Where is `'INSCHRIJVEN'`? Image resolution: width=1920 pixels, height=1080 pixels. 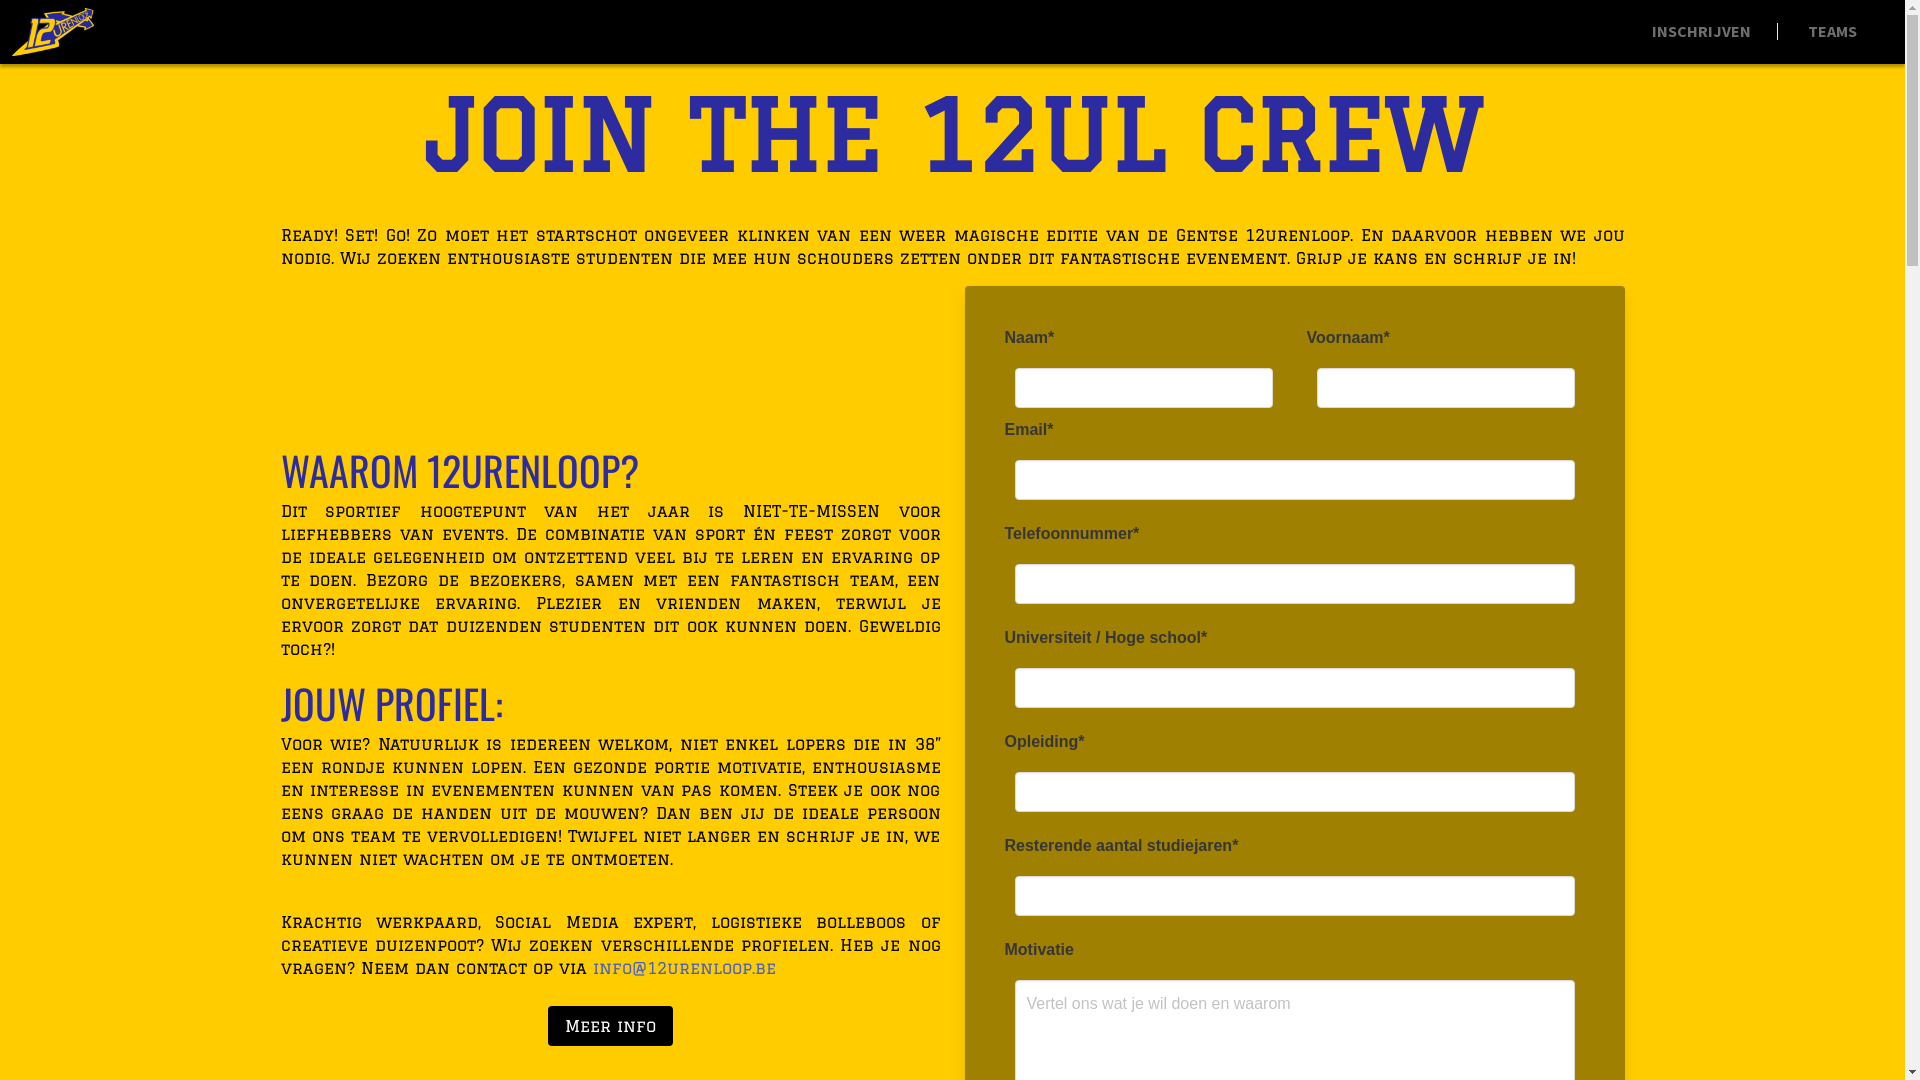
'INSCHRIJVEN' is located at coordinates (1700, 30).